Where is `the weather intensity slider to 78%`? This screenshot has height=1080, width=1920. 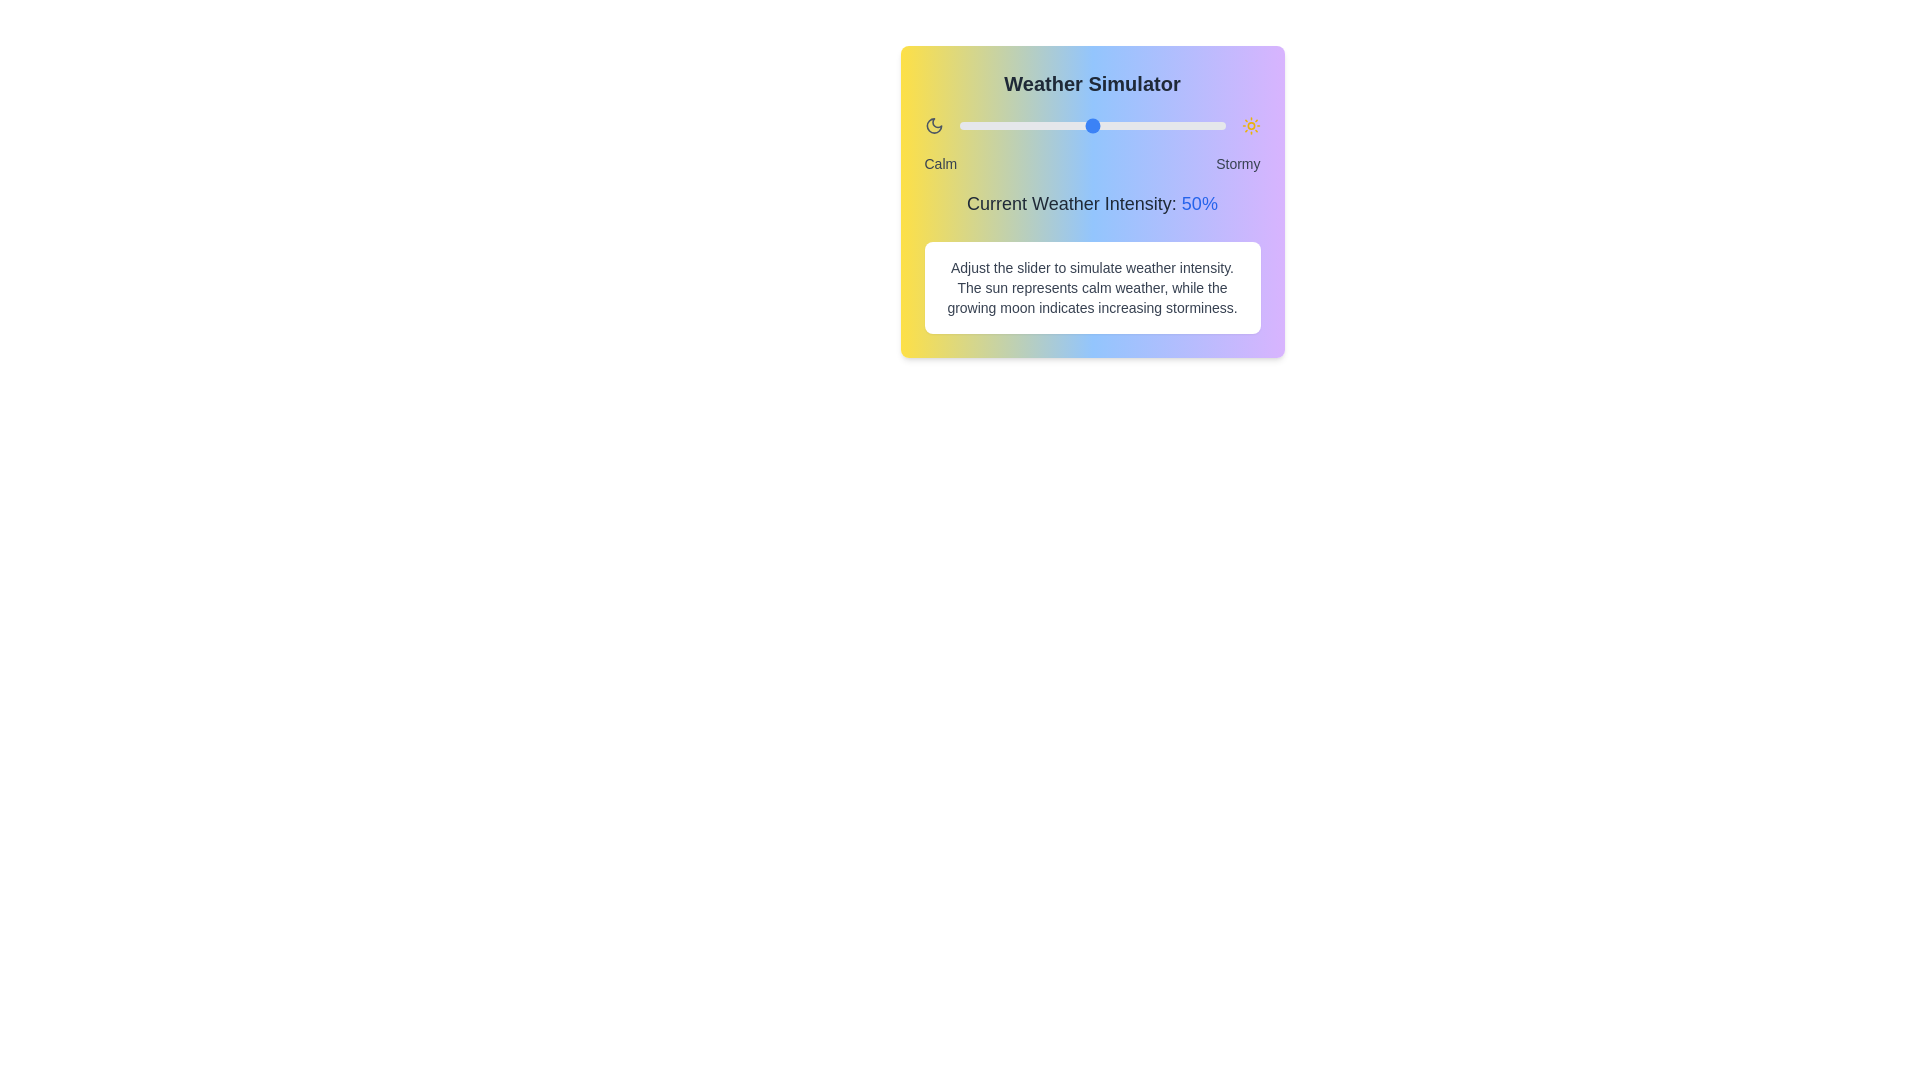 the weather intensity slider to 78% is located at coordinates (1166, 126).